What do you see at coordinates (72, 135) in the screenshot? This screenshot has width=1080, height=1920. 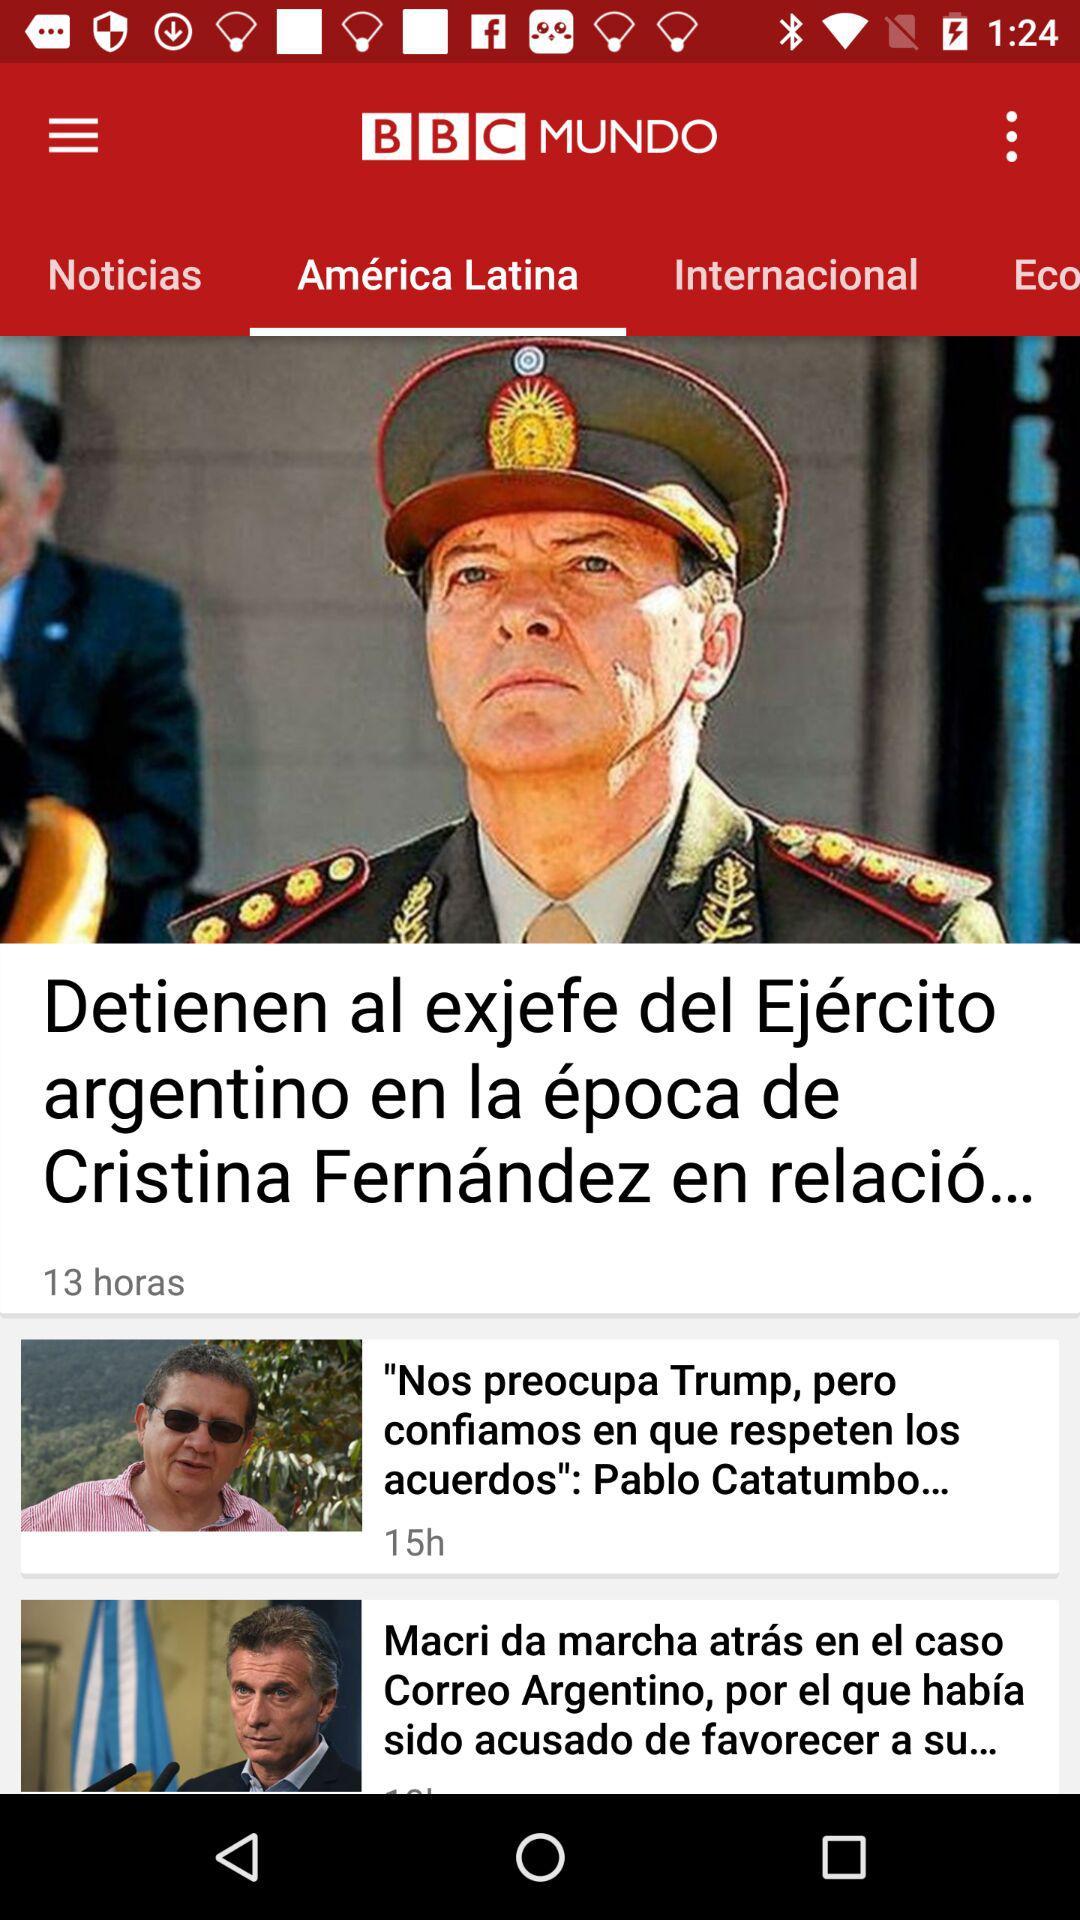 I see `the item above noticias item` at bounding box center [72, 135].